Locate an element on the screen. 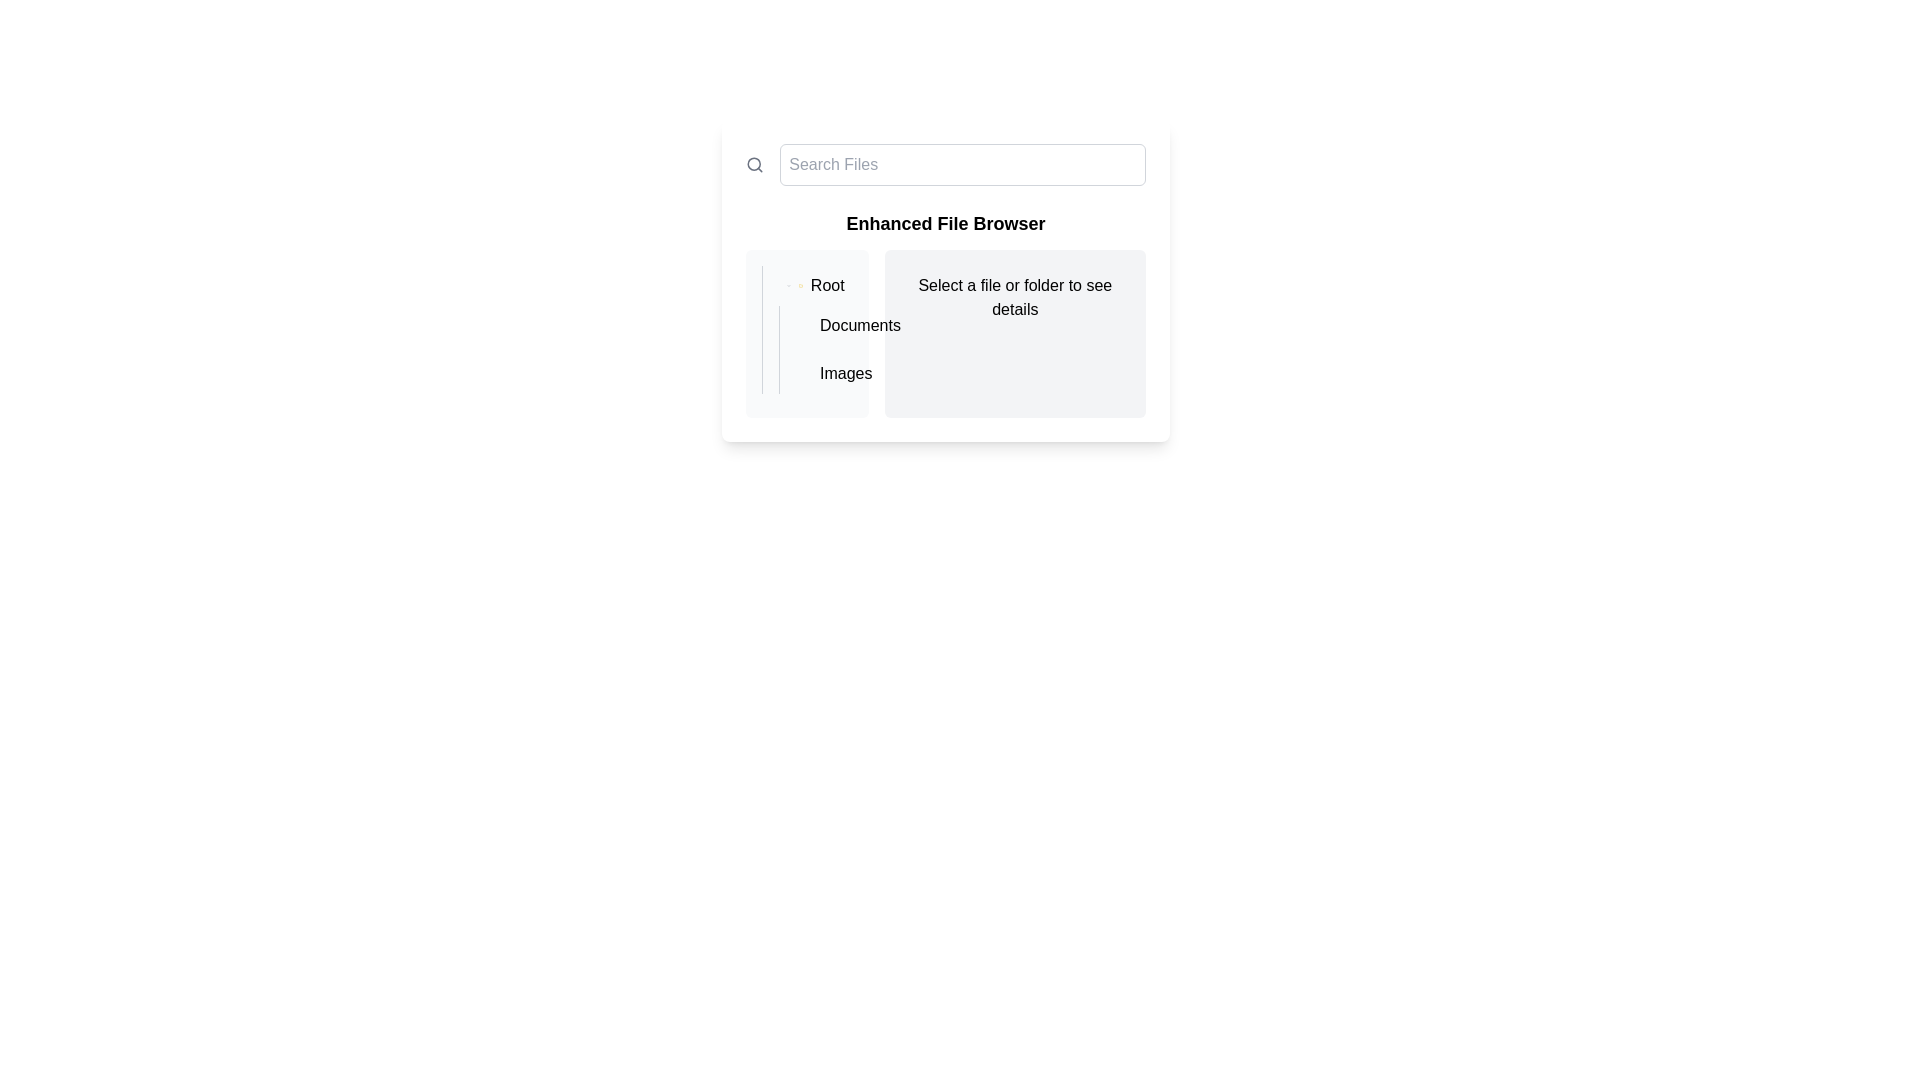 This screenshot has width=1920, height=1080. the text label that prompts users to select a file or folder, located below the 'Enhanced File Browser' header is located at coordinates (1015, 297).